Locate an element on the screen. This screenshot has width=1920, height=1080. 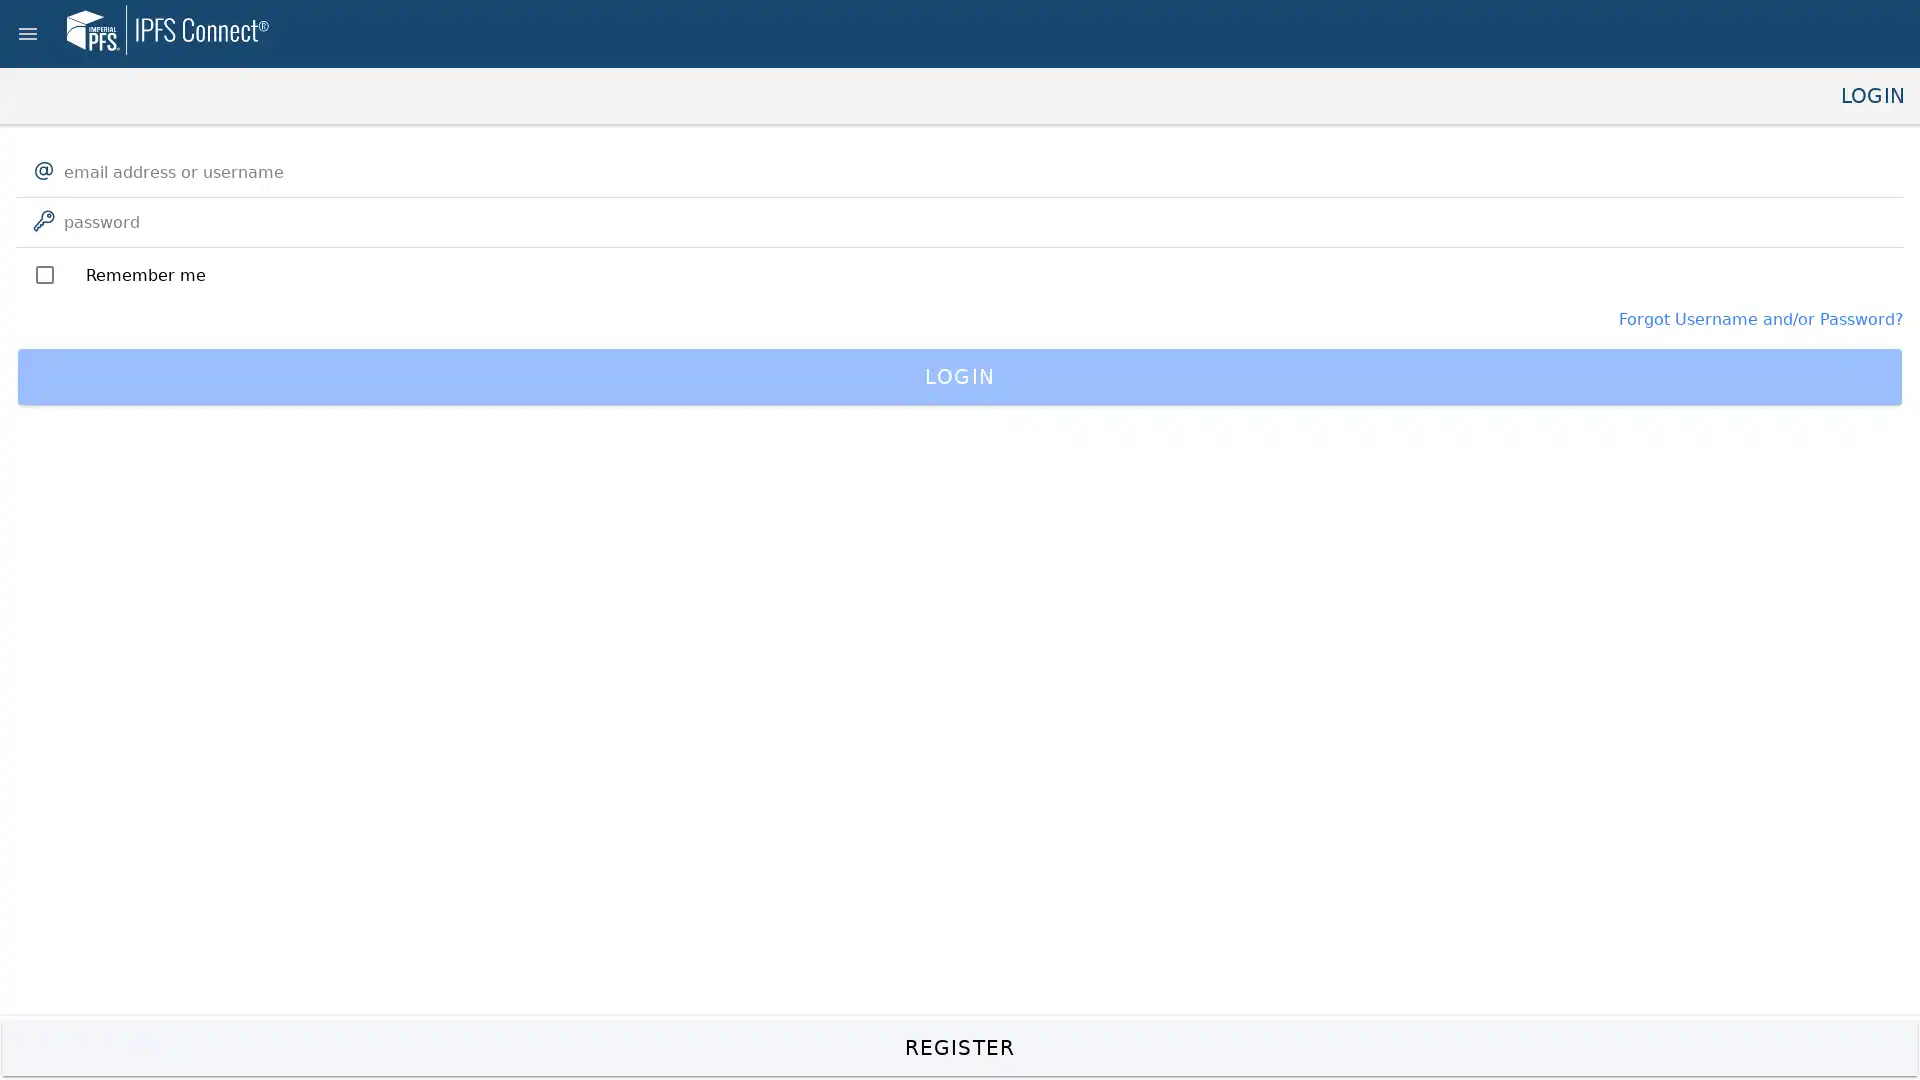
REGISTER is located at coordinates (960, 1047).